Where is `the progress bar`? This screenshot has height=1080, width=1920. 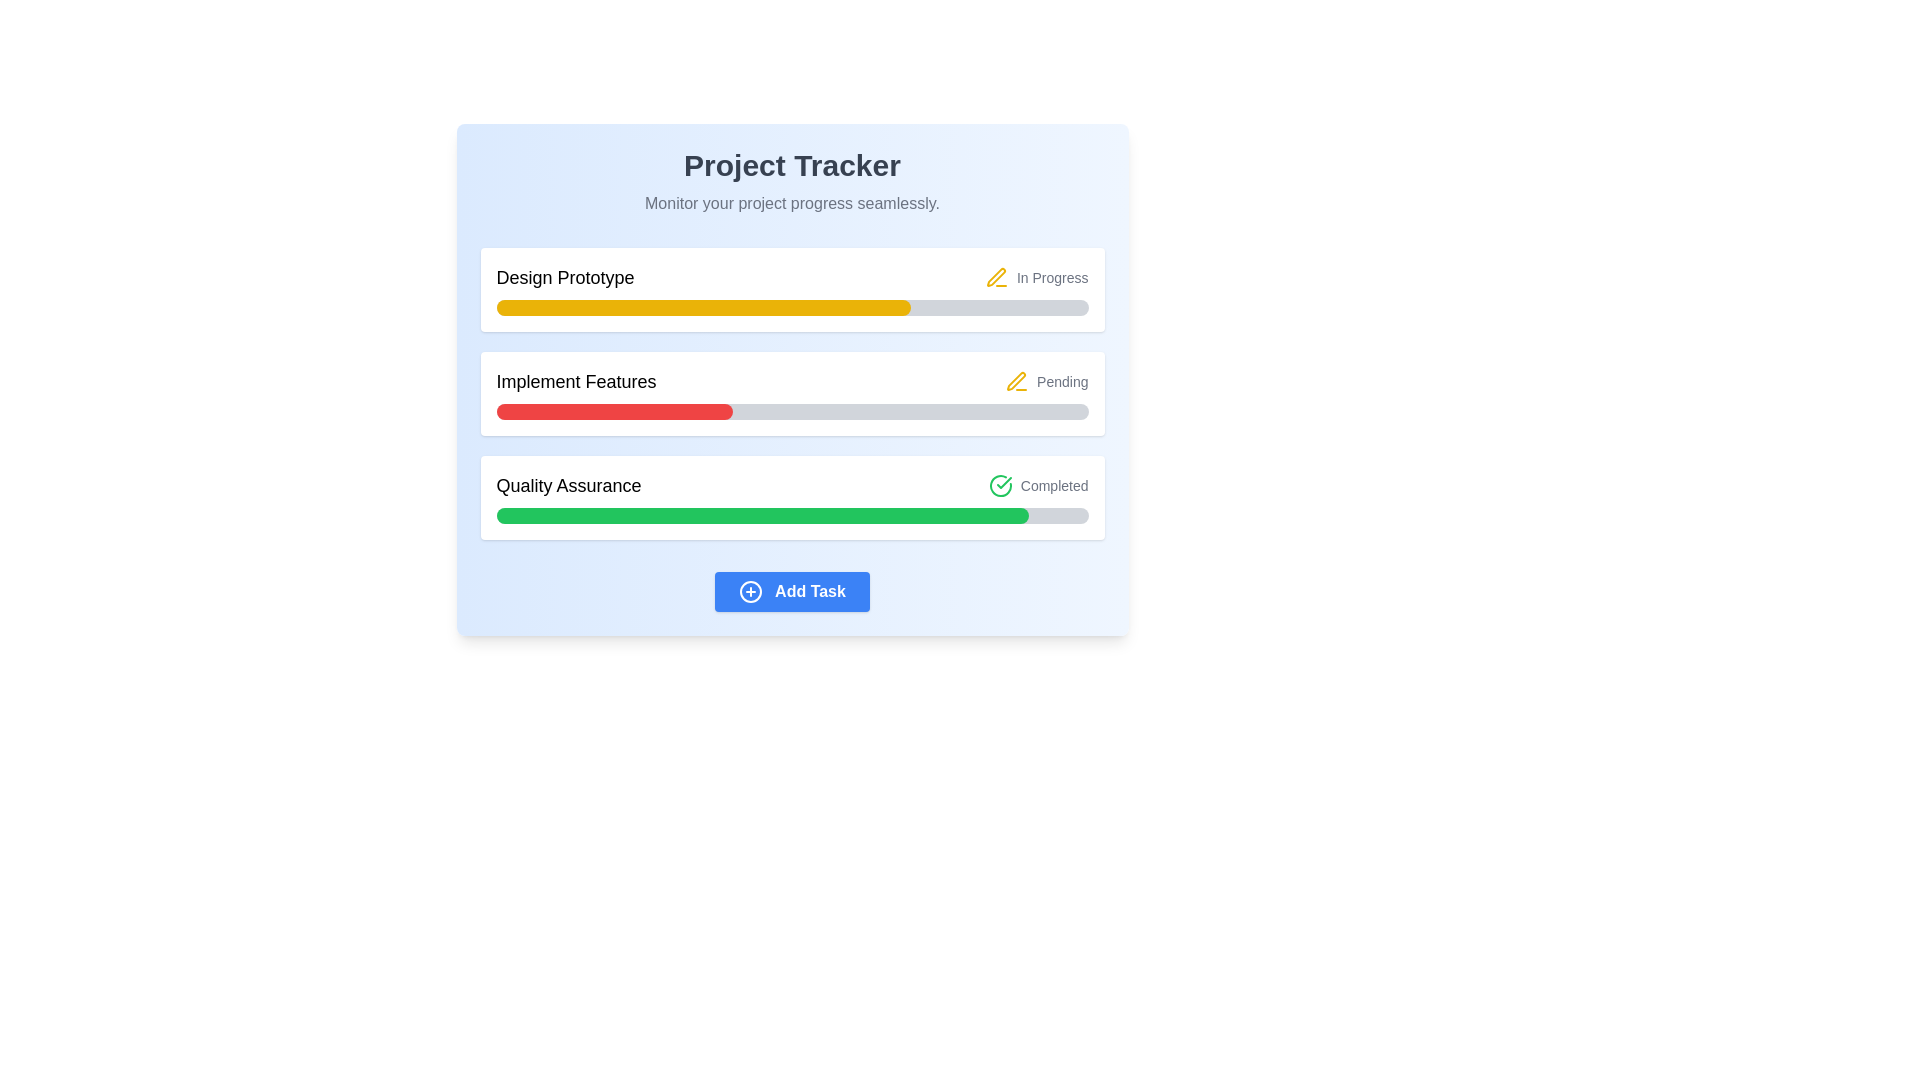
the progress bar is located at coordinates (797, 308).